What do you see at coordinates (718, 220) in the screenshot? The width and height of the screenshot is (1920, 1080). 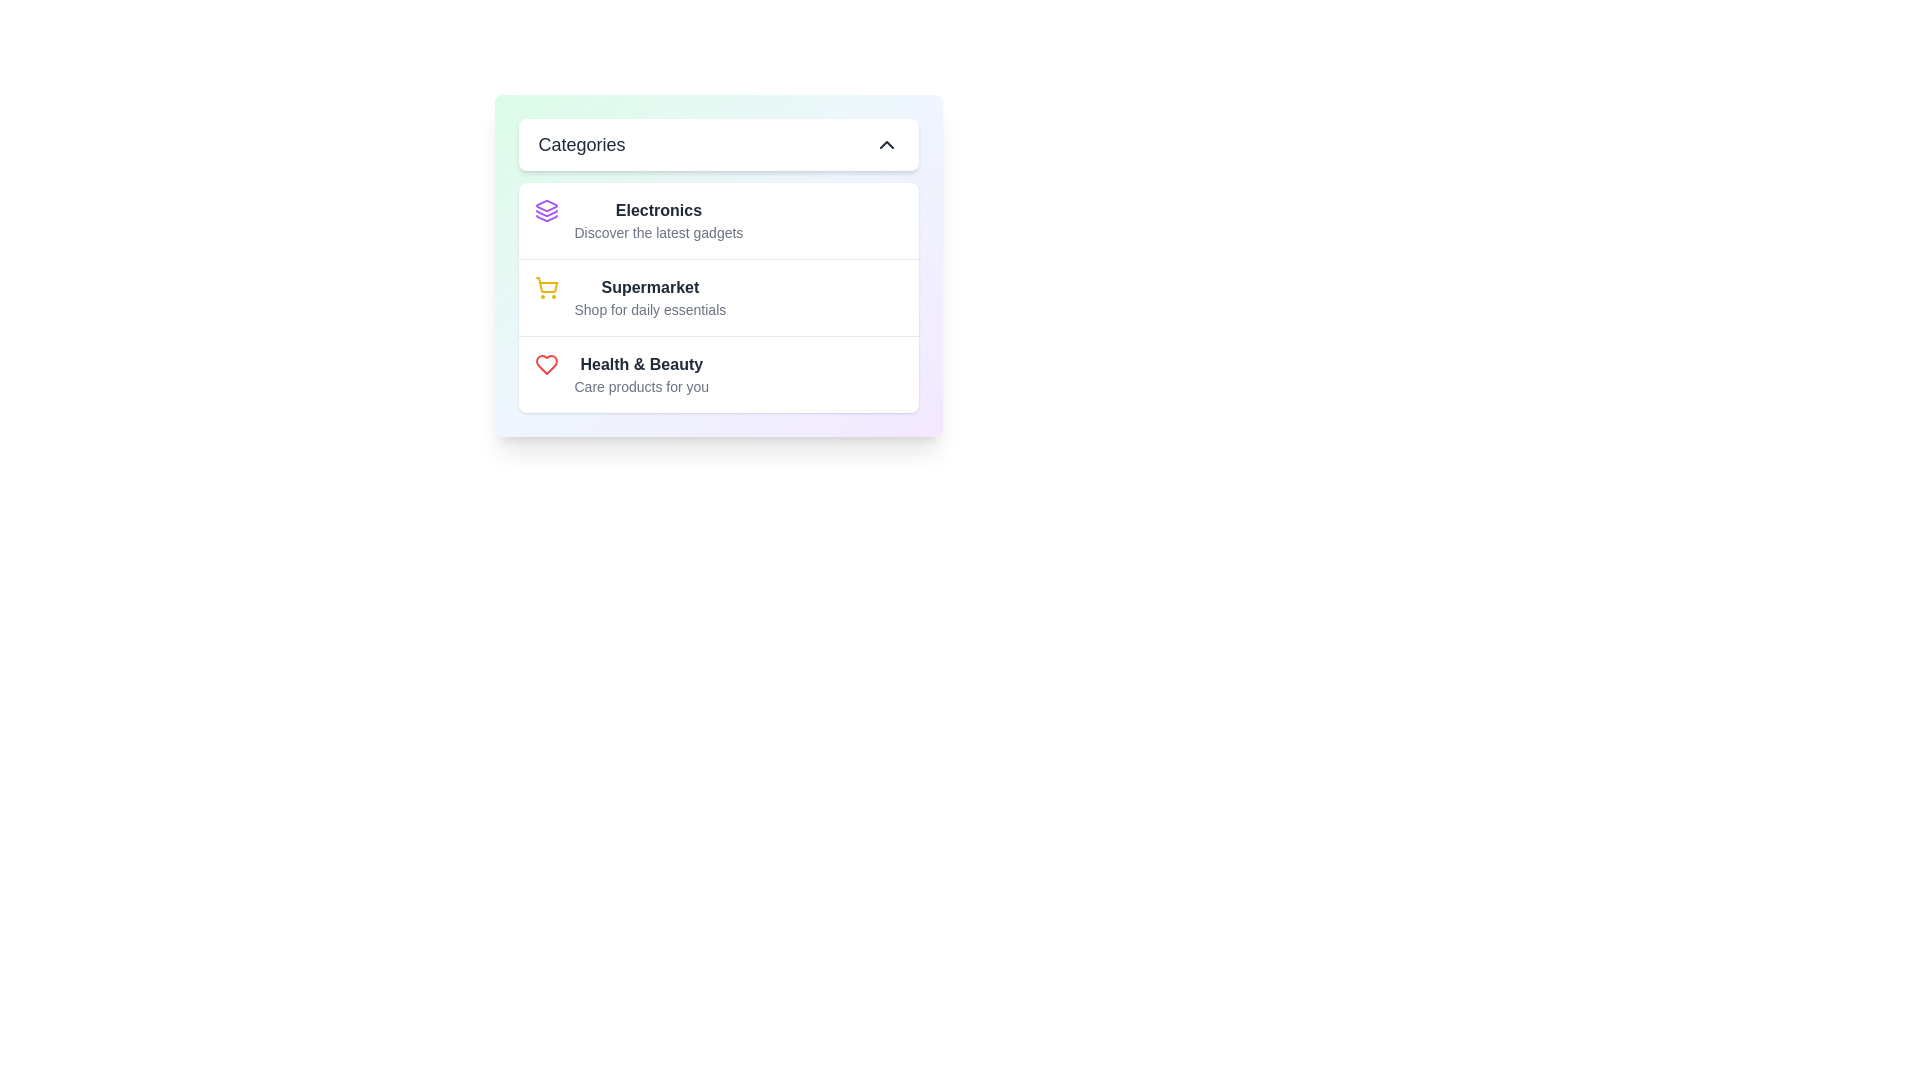 I see `the 'Electronics' menu item, which features a purple icon and bold title` at bounding box center [718, 220].